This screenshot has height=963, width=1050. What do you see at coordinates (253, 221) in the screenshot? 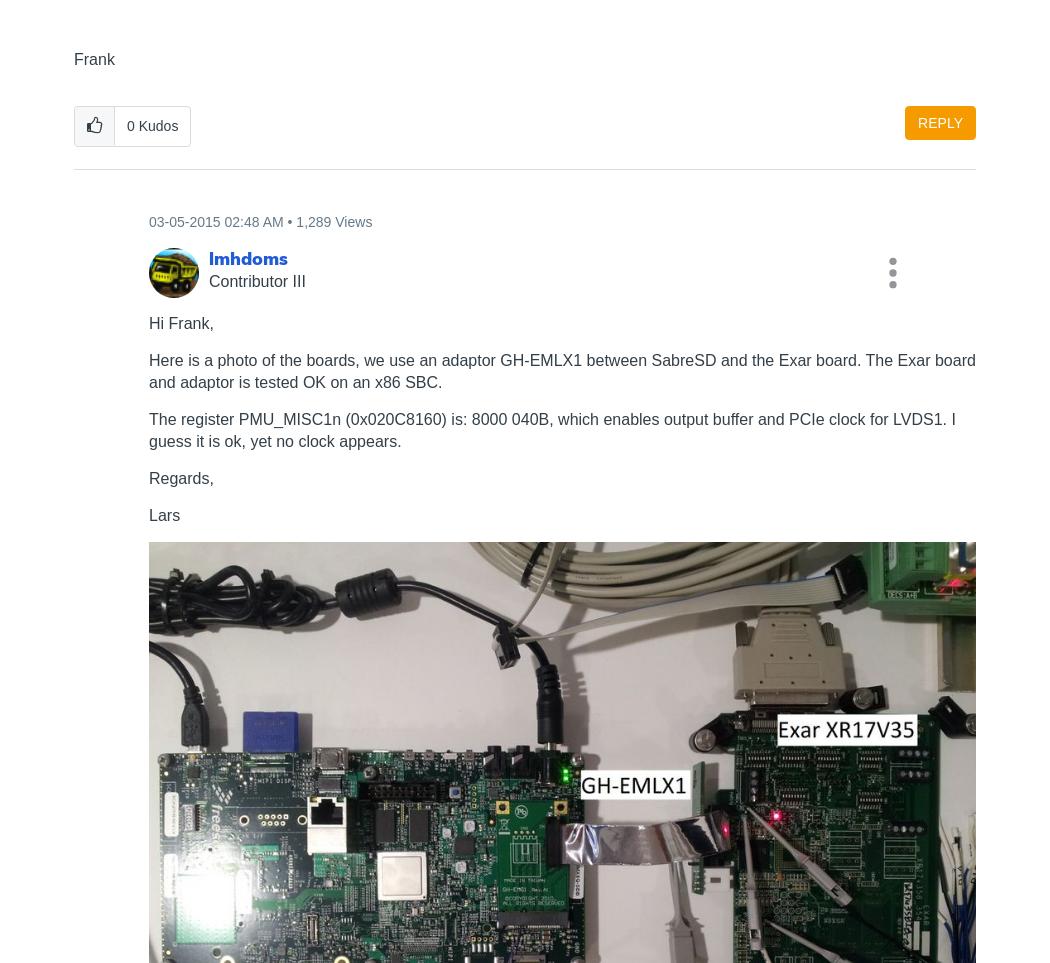
I see `'02:48 AM'` at bounding box center [253, 221].